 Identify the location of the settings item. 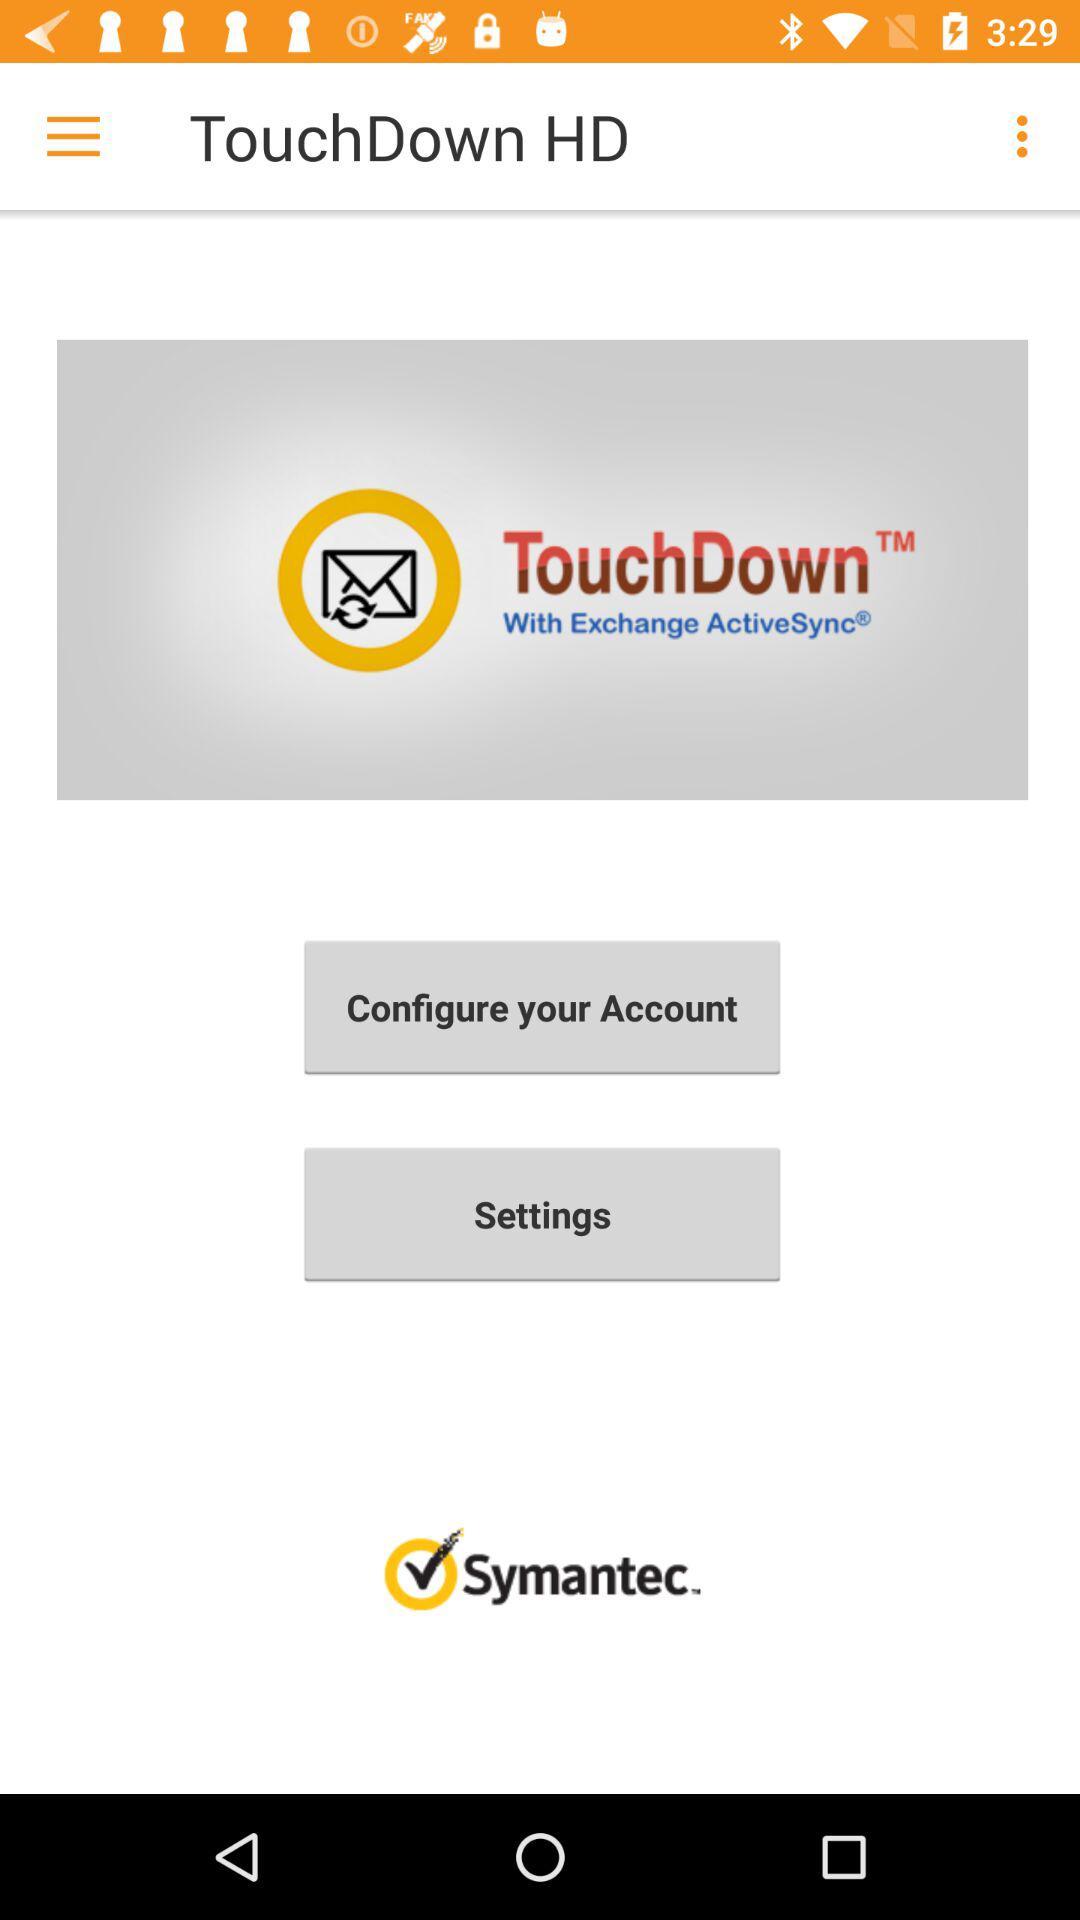
(542, 1213).